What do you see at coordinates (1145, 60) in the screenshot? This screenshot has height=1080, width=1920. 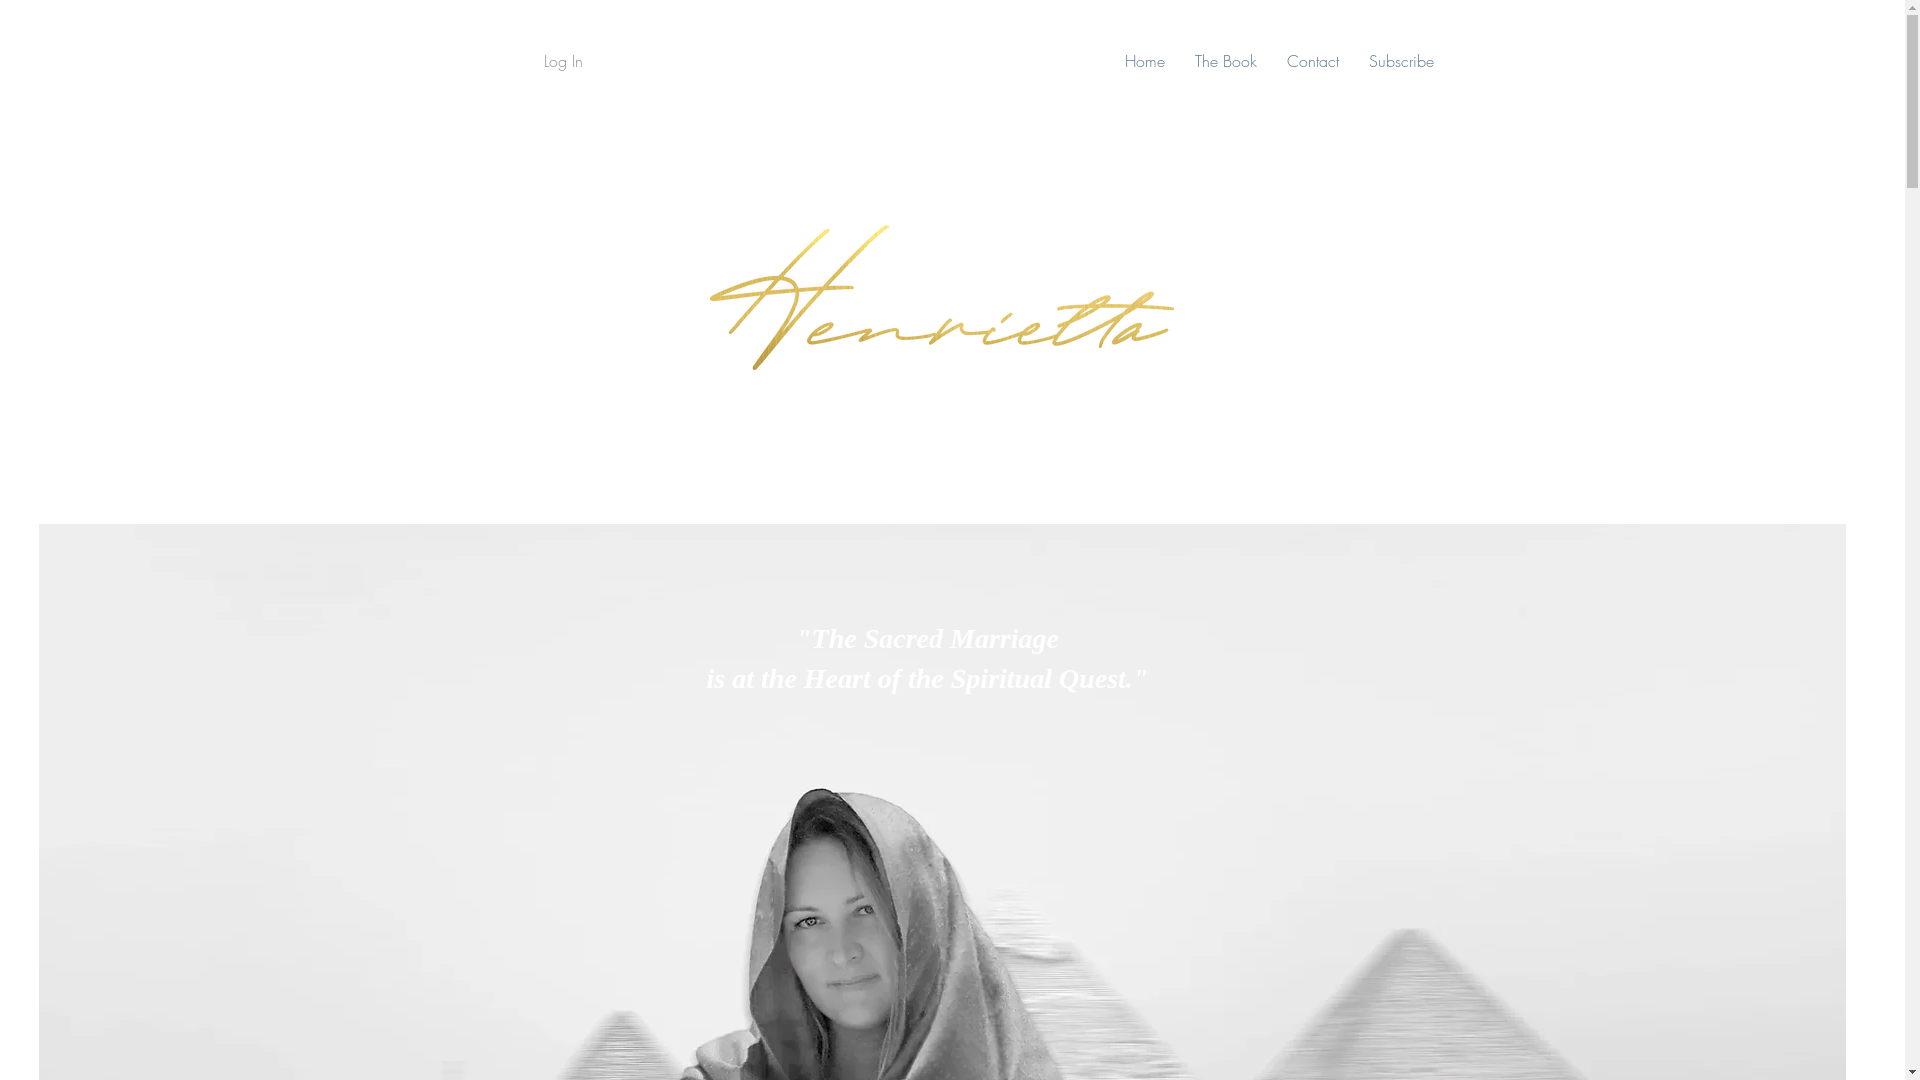 I see `'Home'` at bounding box center [1145, 60].